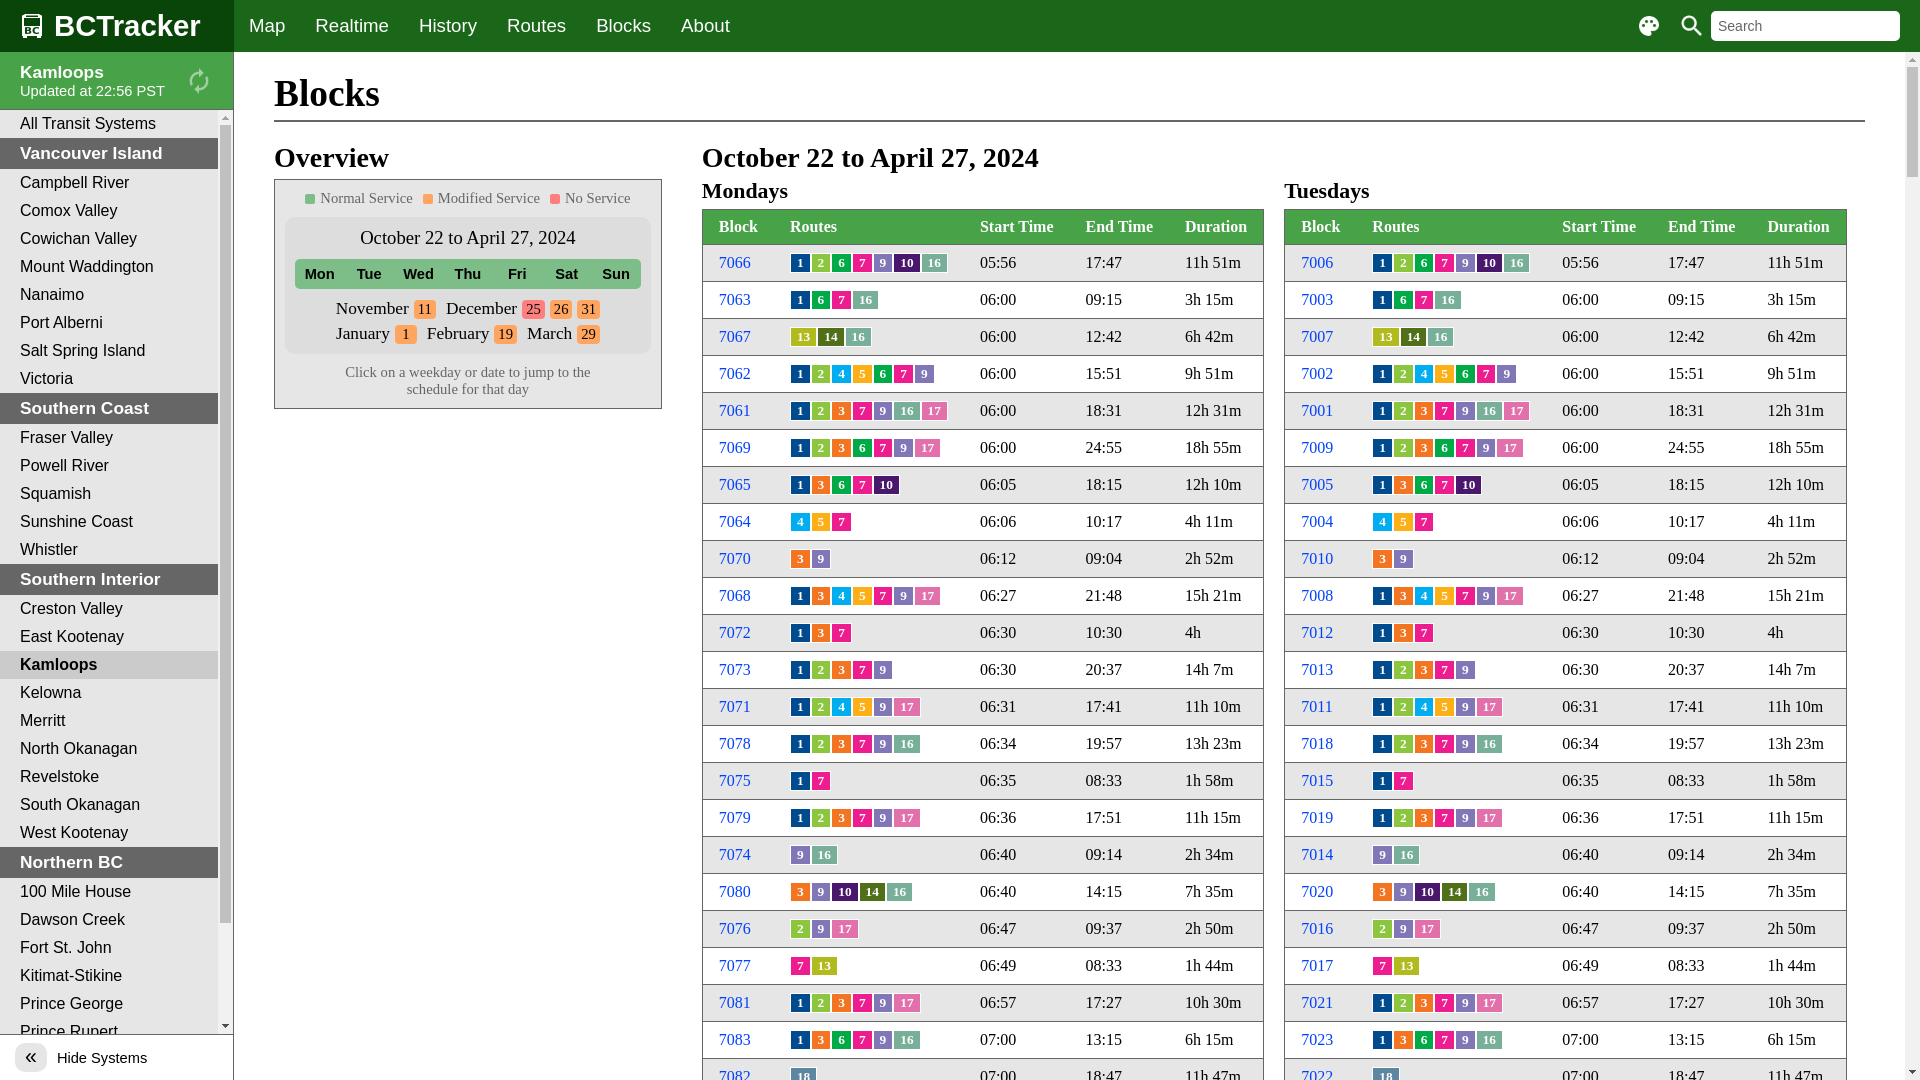  What do you see at coordinates (933, 261) in the screenshot?
I see `'16'` at bounding box center [933, 261].